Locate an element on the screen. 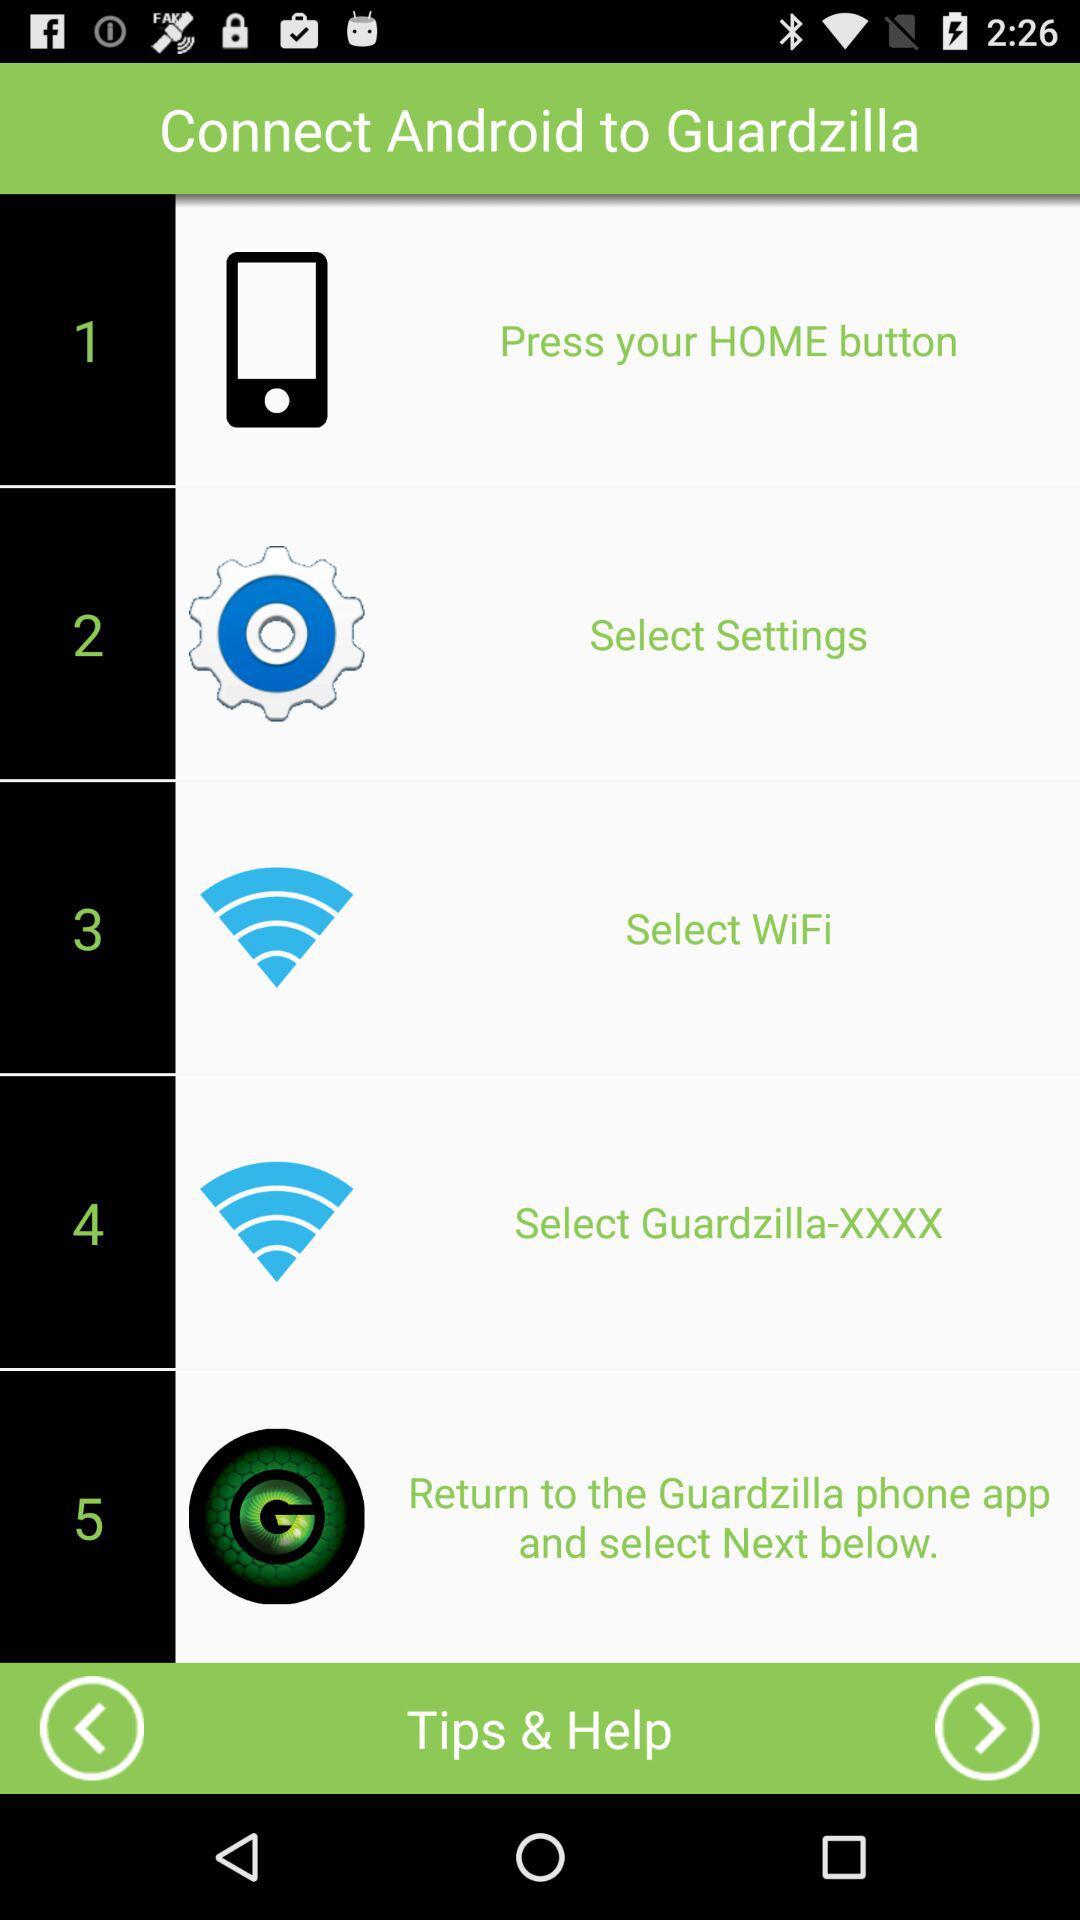 Image resolution: width=1080 pixels, height=1920 pixels. go back is located at coordinates (986, 1727).